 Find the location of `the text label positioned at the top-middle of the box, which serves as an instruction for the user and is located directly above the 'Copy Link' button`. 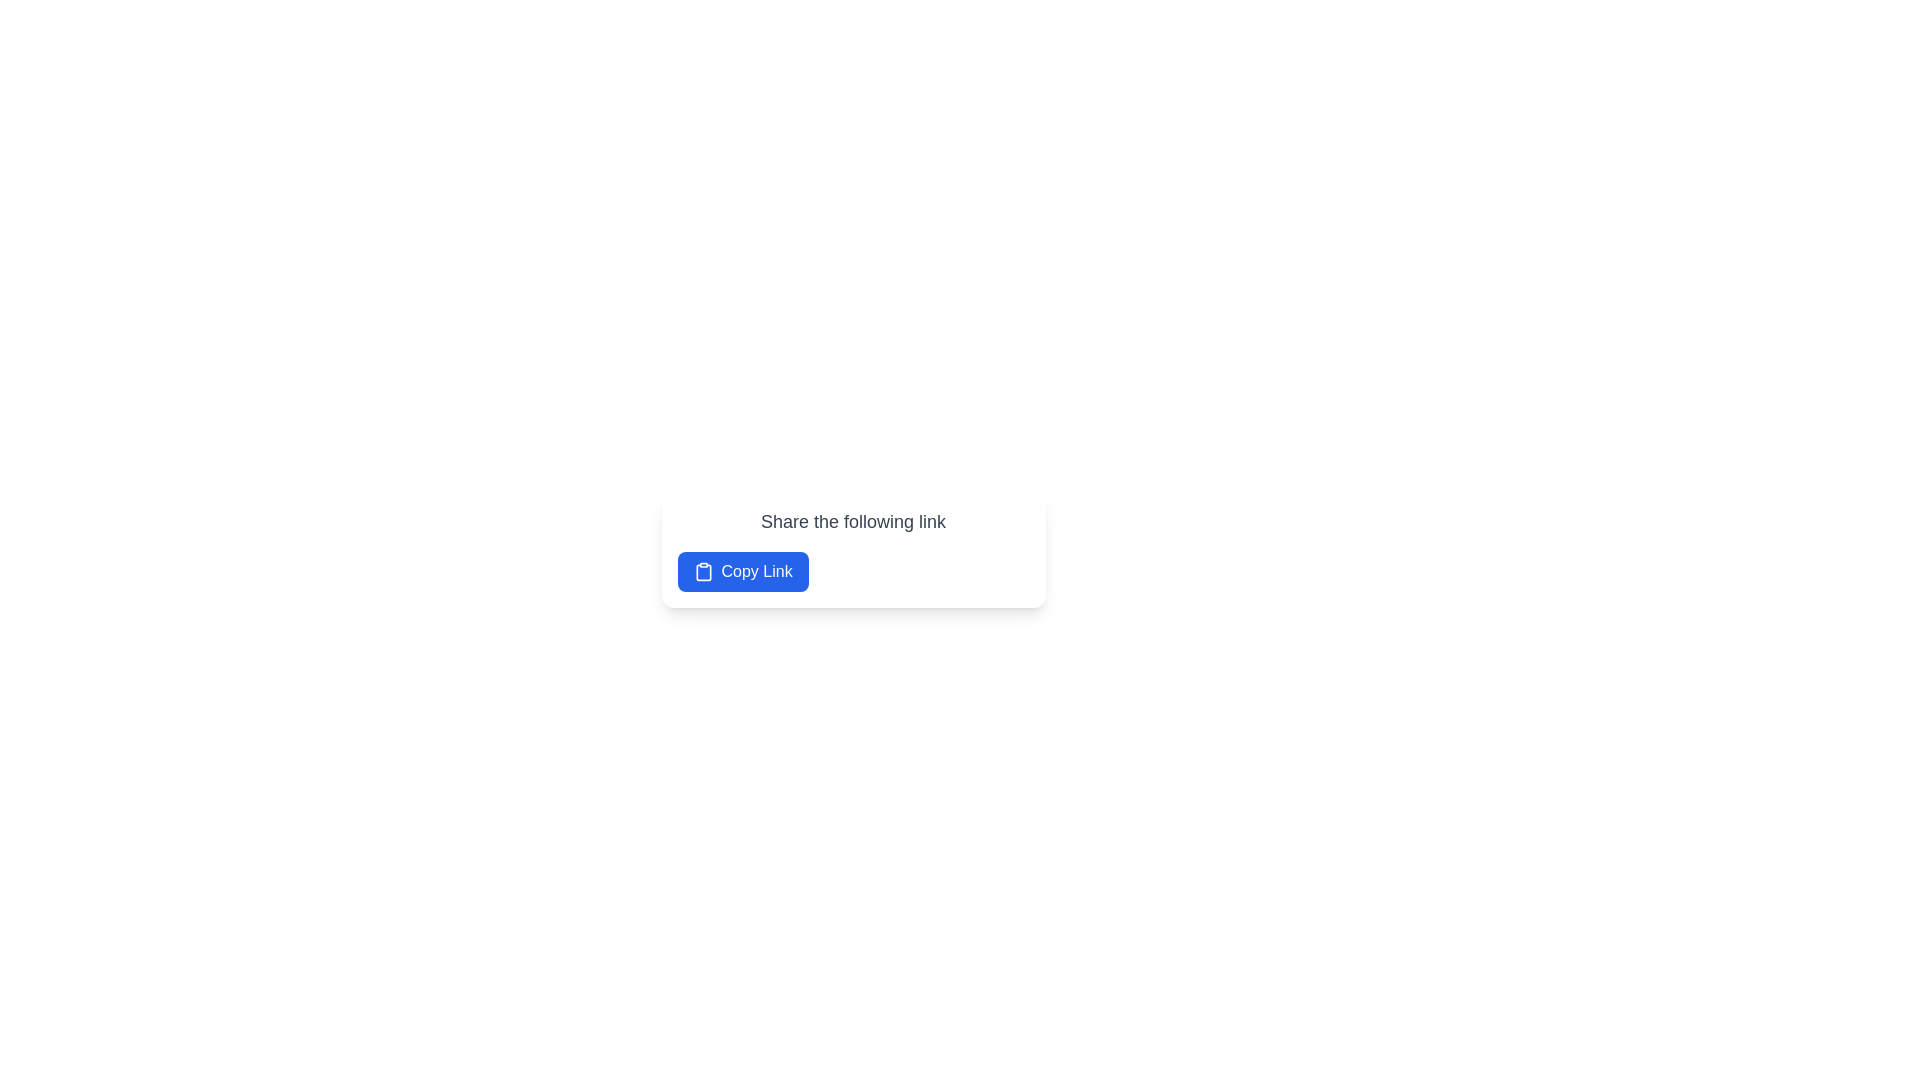

the text label positioned at the top-middle of the box, which serves as an instruction for the user and is located directly above the 'Copy Link' button is located at coordinates (853, 520).